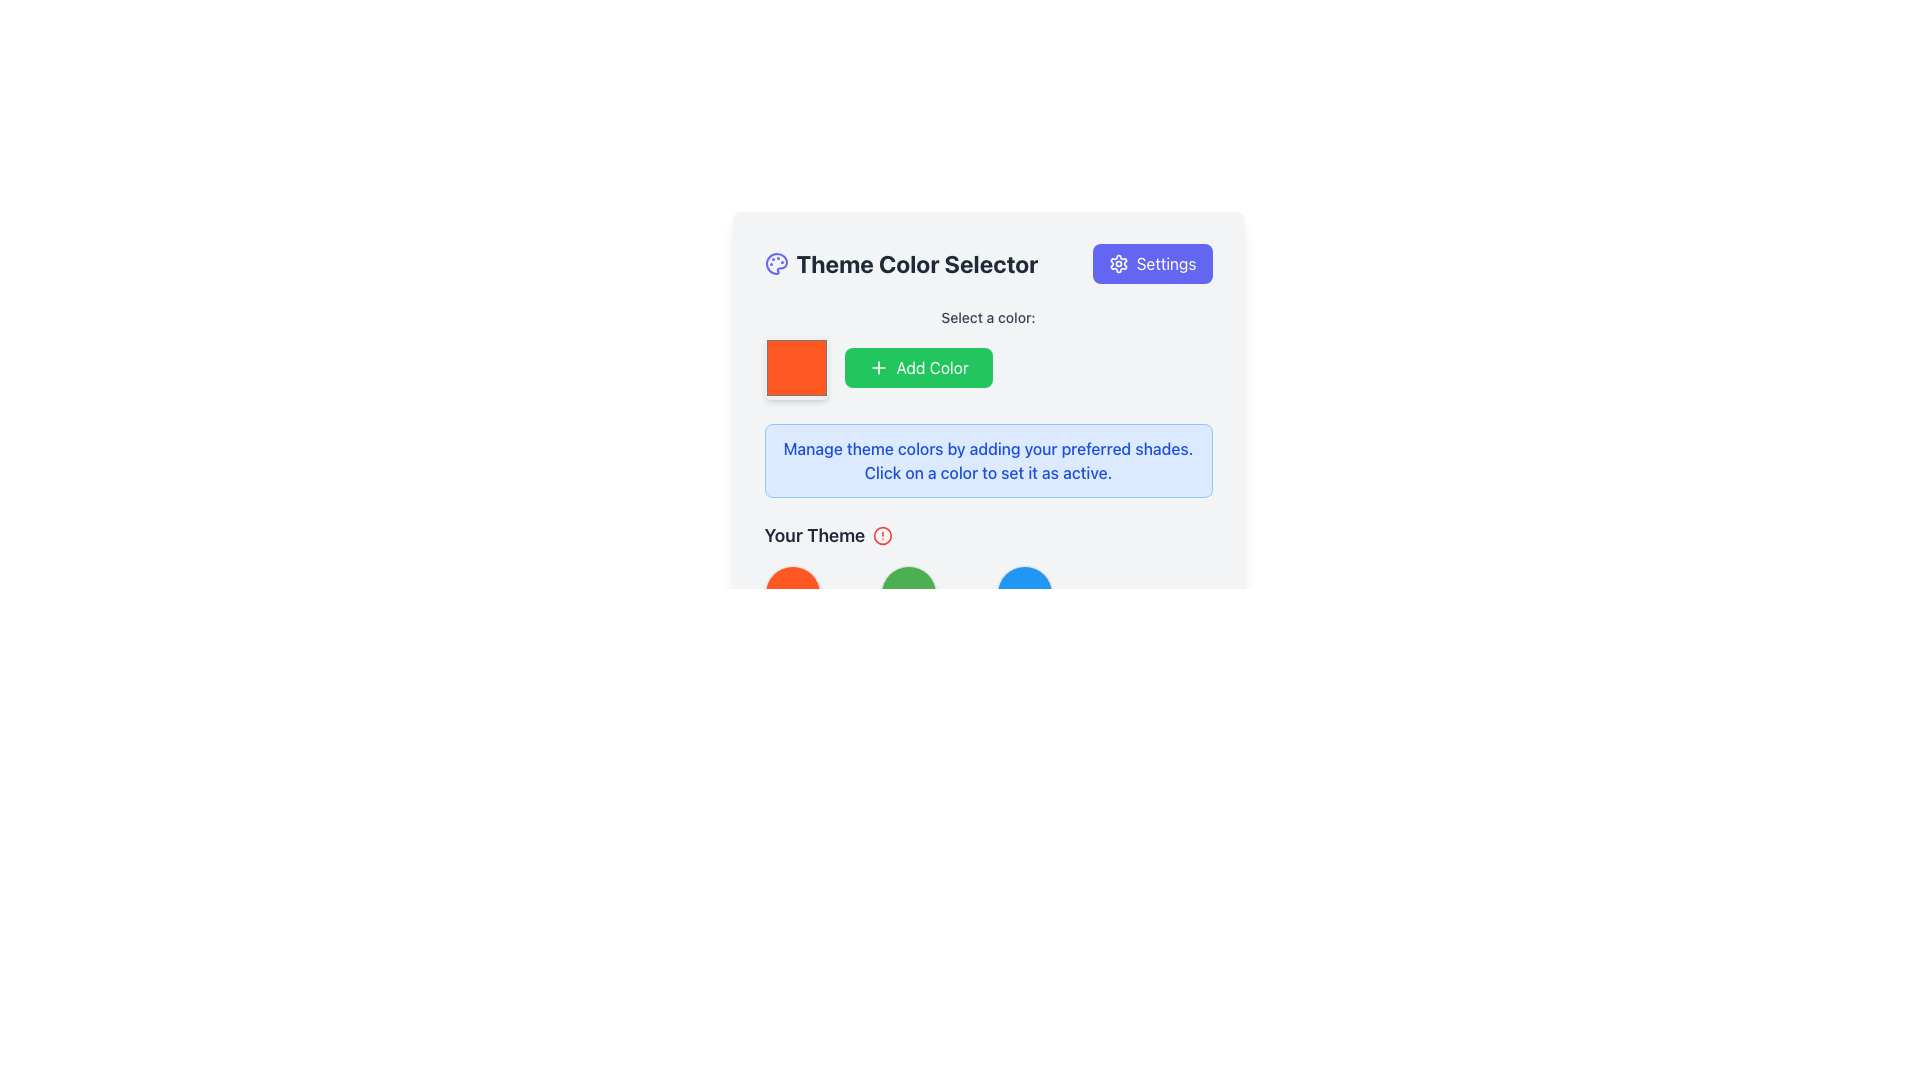 The height and width of the screenshot is (1080, 1920). Describe the element at coordinates (1117, 262) in the screenshot. I see `the settings icon, which is a cogwheel symbol located in the top-right corner of the widget` at that location.